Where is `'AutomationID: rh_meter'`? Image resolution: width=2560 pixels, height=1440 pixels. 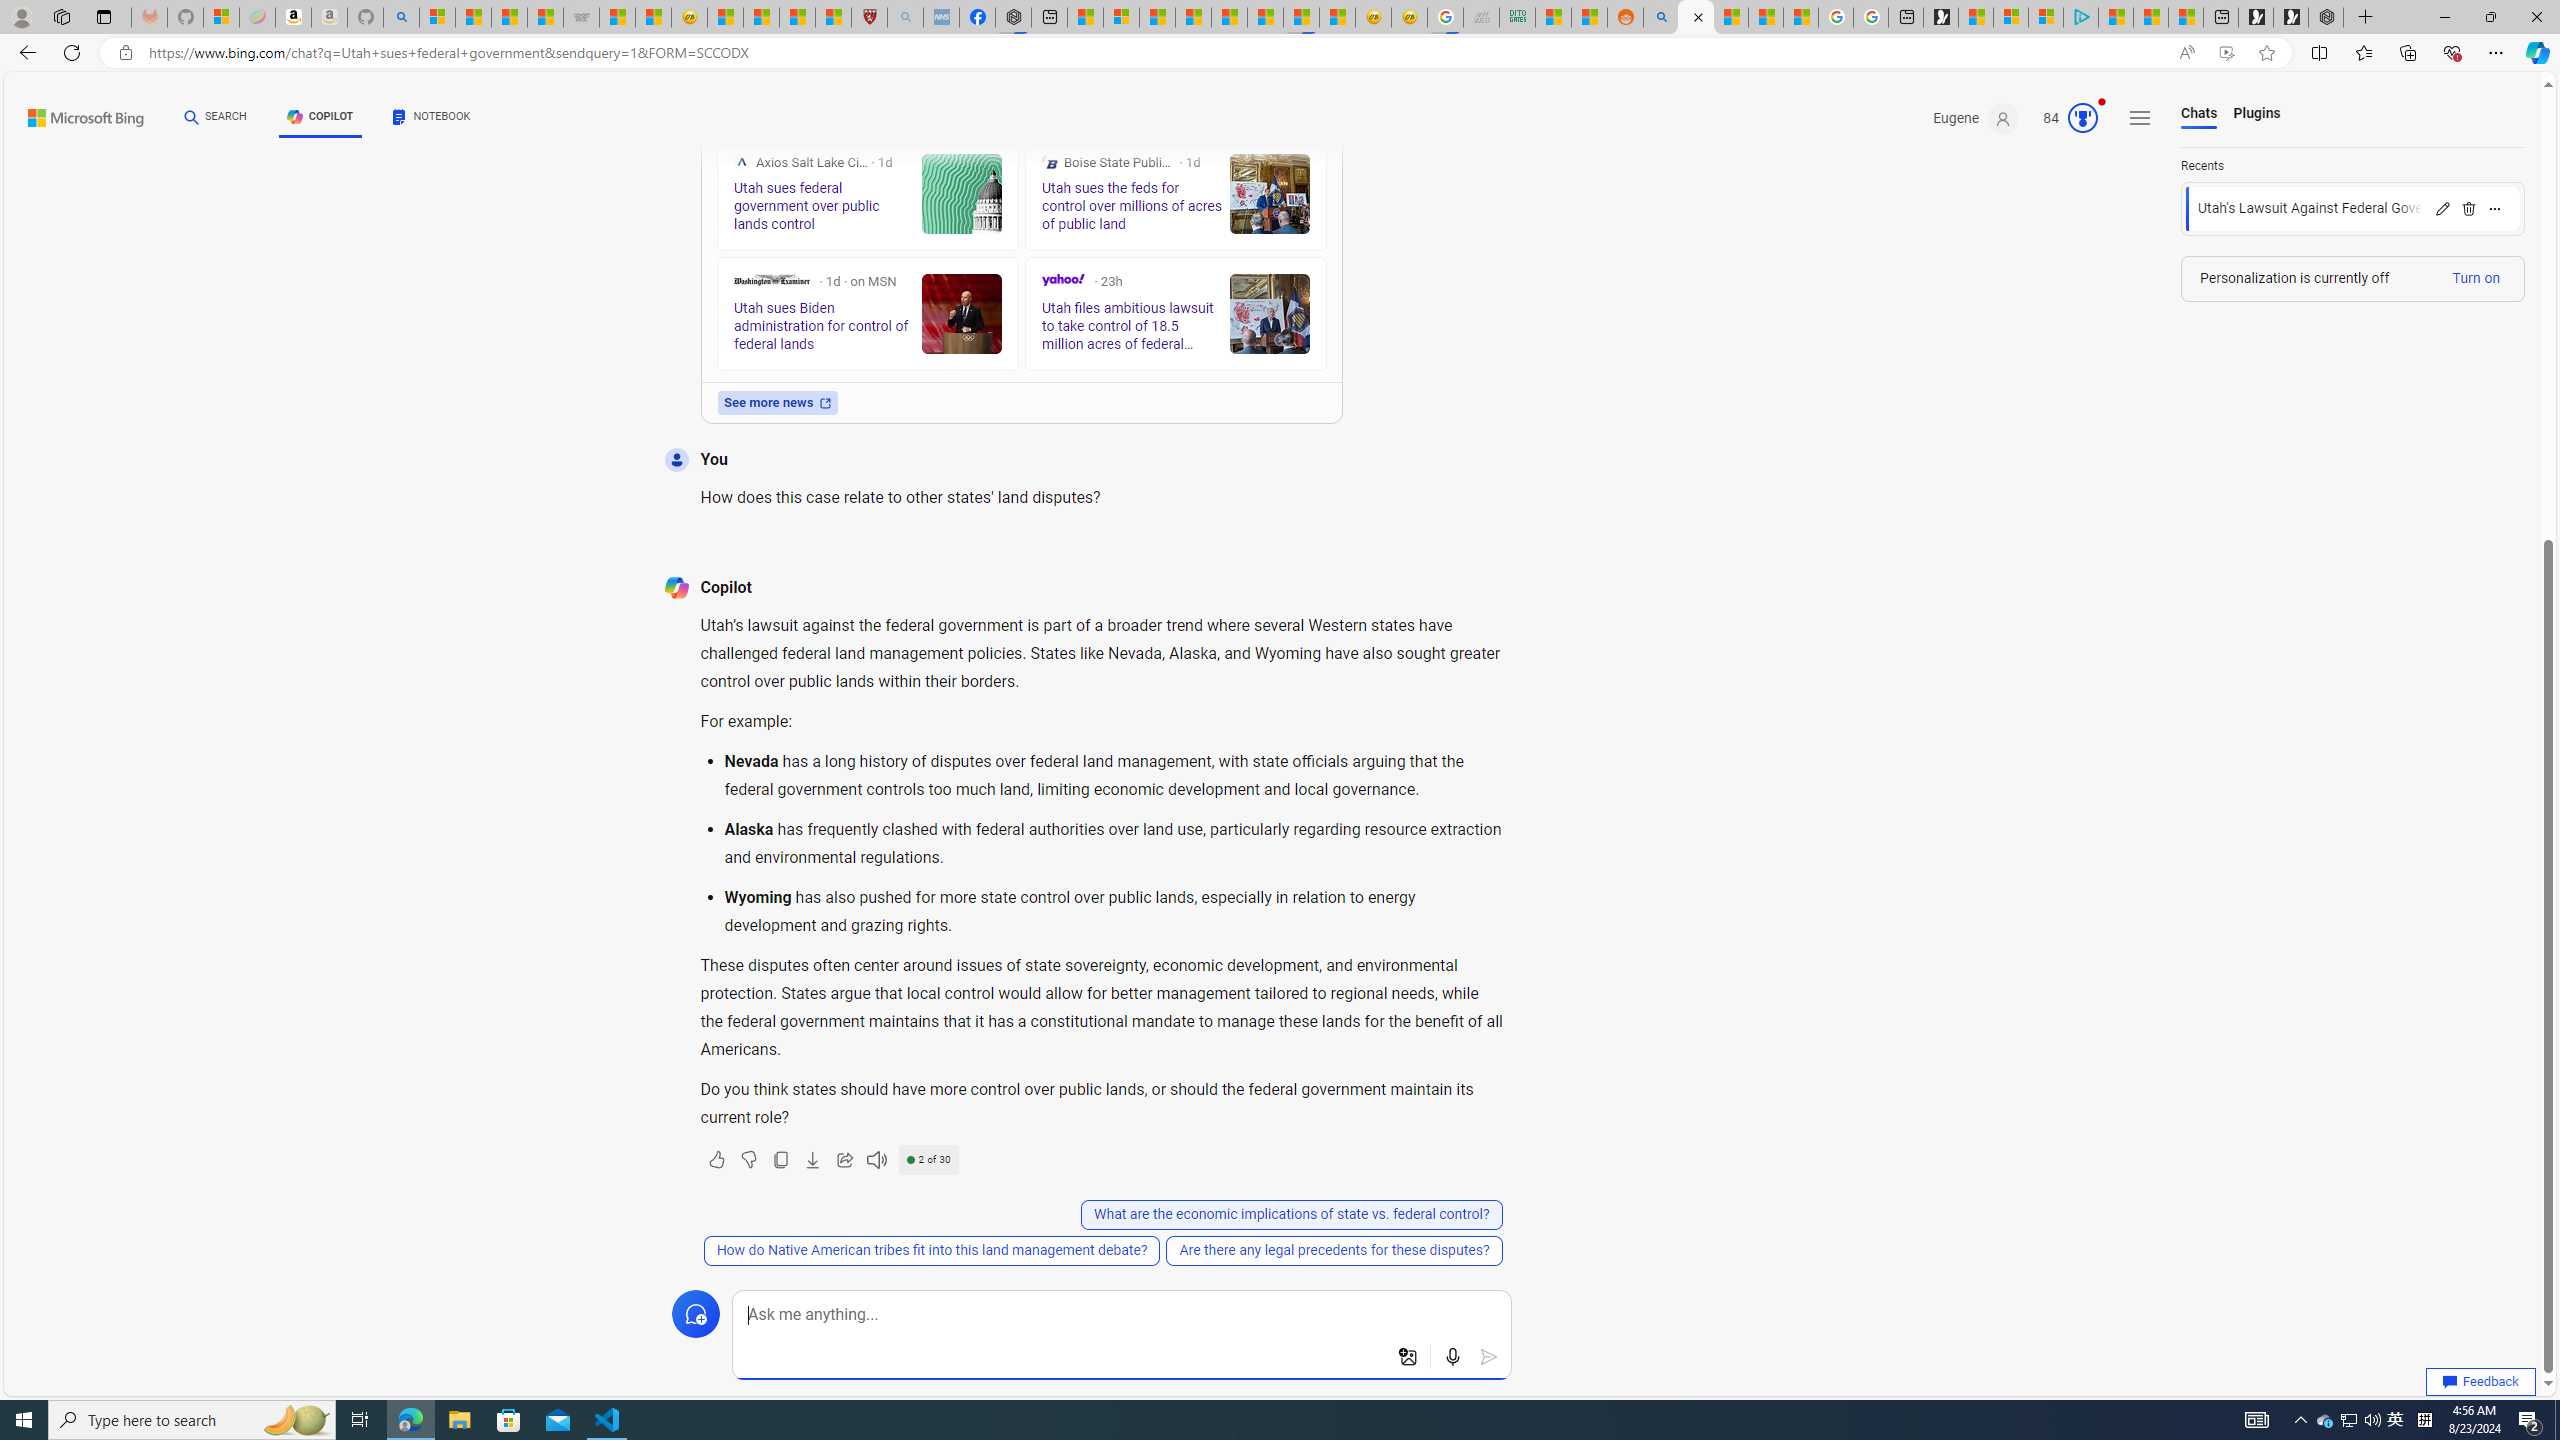 'AutomationID: rh_meter' is located at coordinates (2082, 118).